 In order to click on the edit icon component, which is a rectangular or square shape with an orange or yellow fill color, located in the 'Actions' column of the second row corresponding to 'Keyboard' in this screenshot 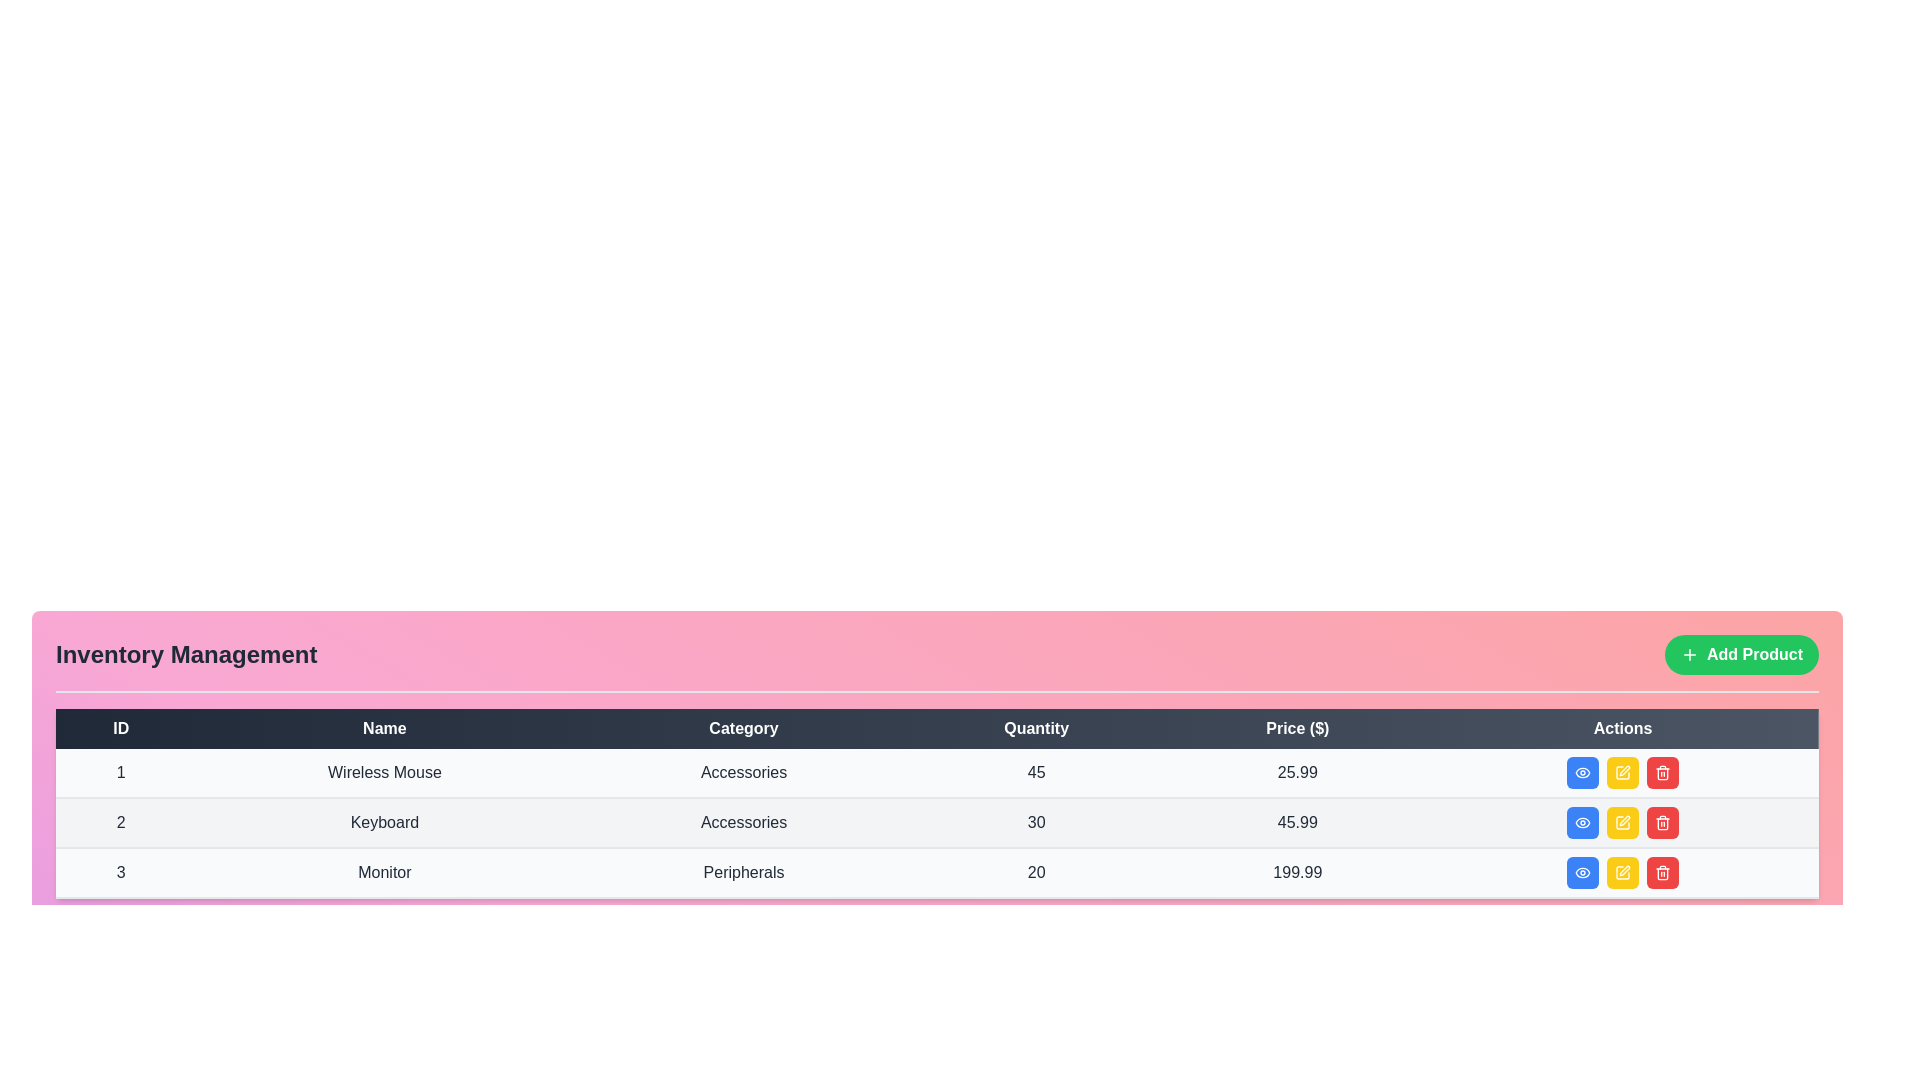, I will do `click(1623, 771)`.